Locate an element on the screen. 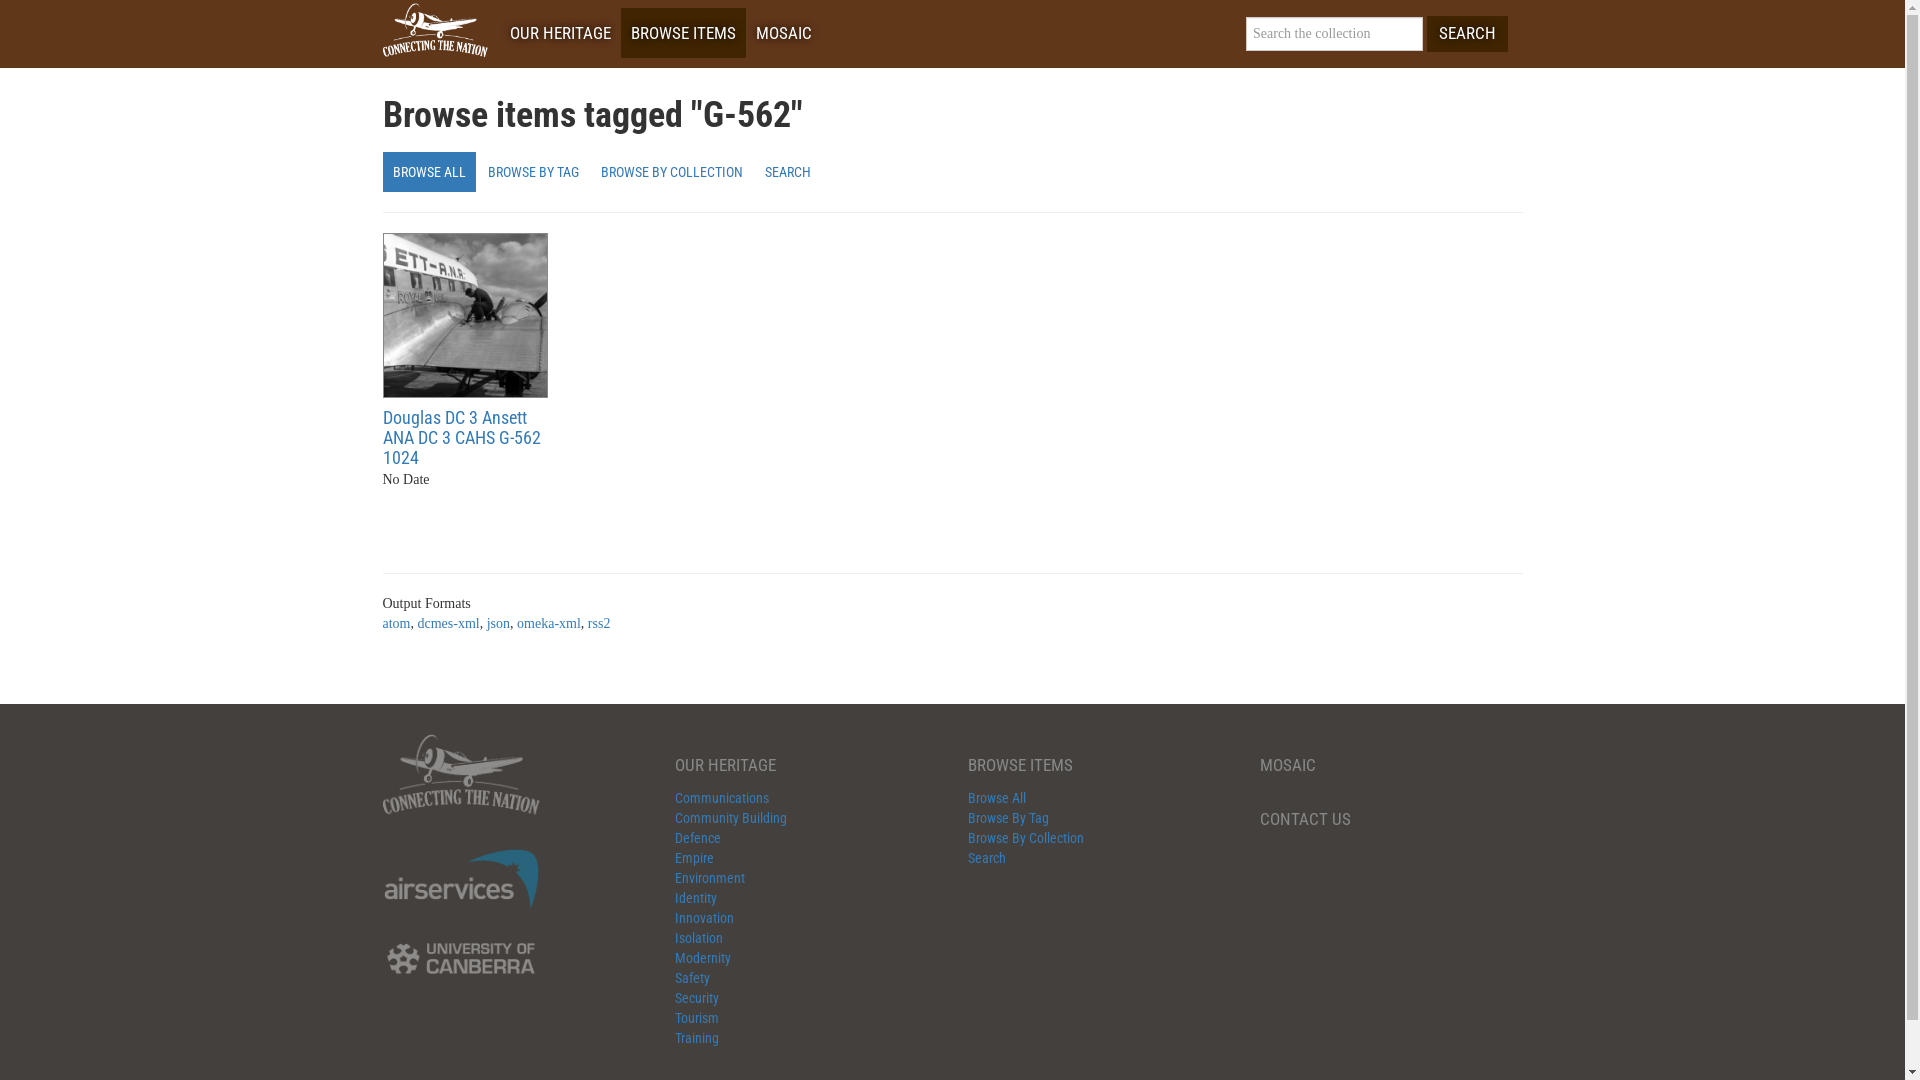 The width and height of the screenshot is (1920, 1080). 'Innovation' is located at coordinates (704, 918).